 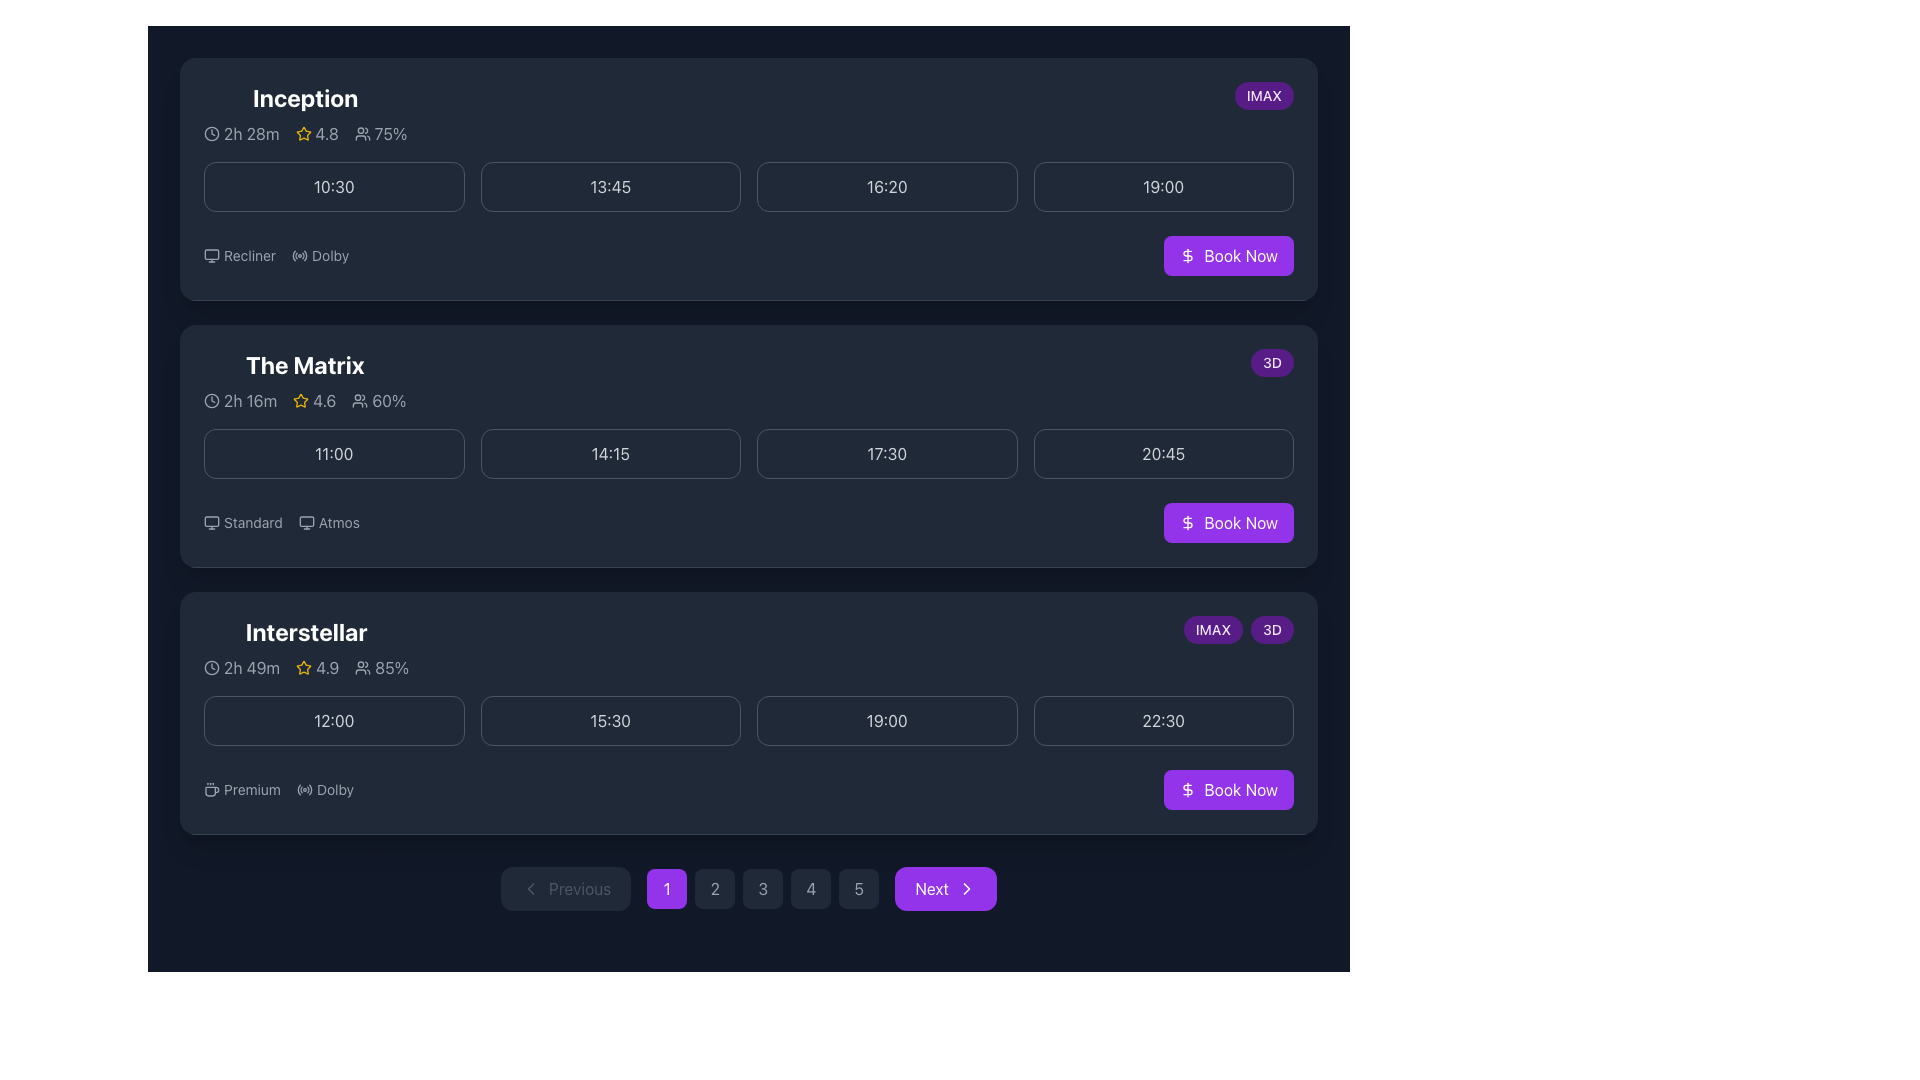 What do you see at coordinates (303, 667) in the screenshot?
I see `the popularity rating icon located in the 'Interstellar' movie section, positioned directly left of the rating number '4.9' and to the right of the duration icon` at bounding box center [303, 667].